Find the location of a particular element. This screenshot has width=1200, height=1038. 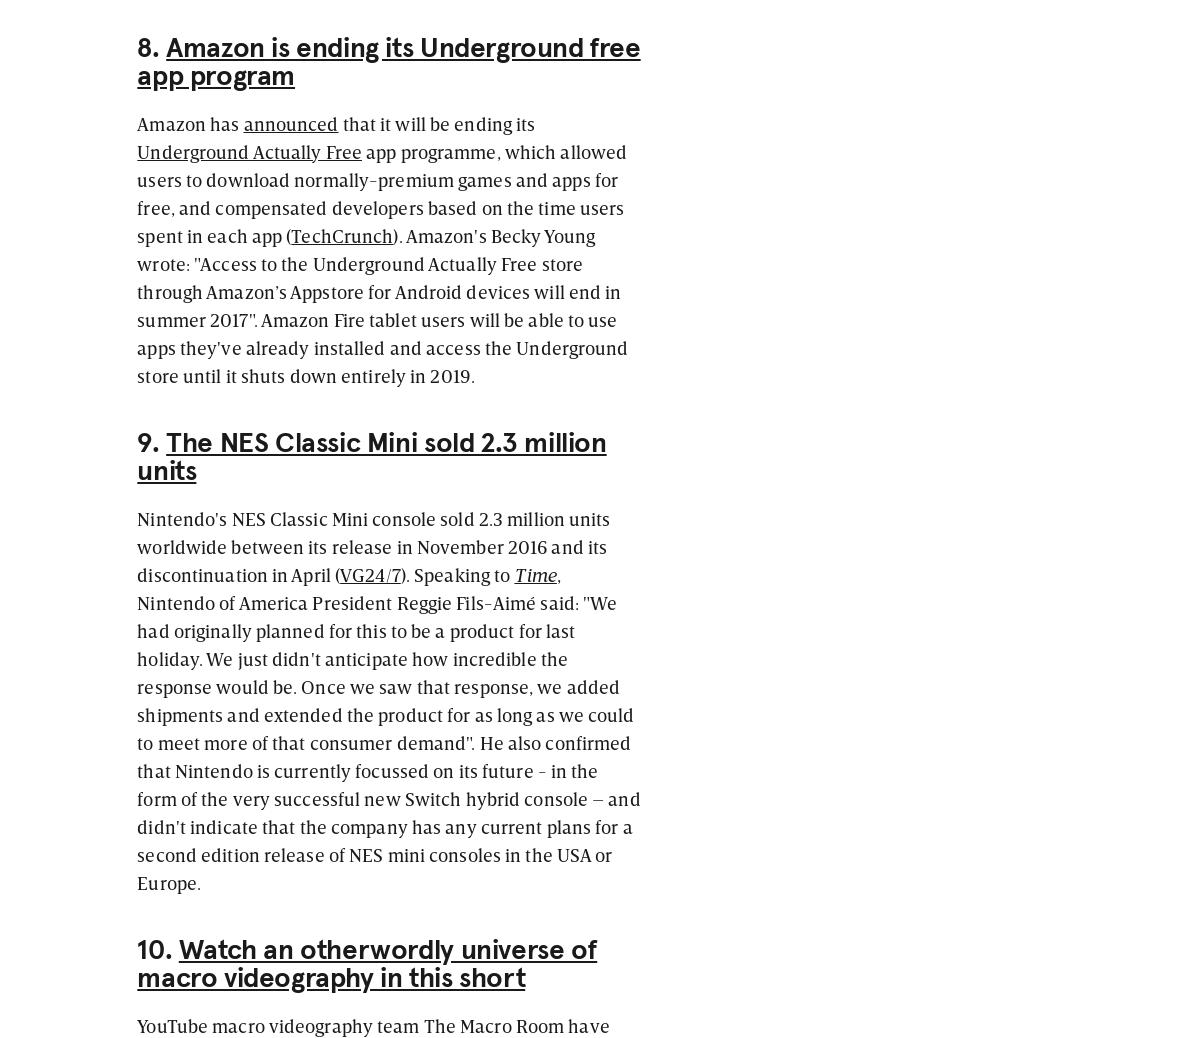

'8.' is located at coordinates (150, 46).